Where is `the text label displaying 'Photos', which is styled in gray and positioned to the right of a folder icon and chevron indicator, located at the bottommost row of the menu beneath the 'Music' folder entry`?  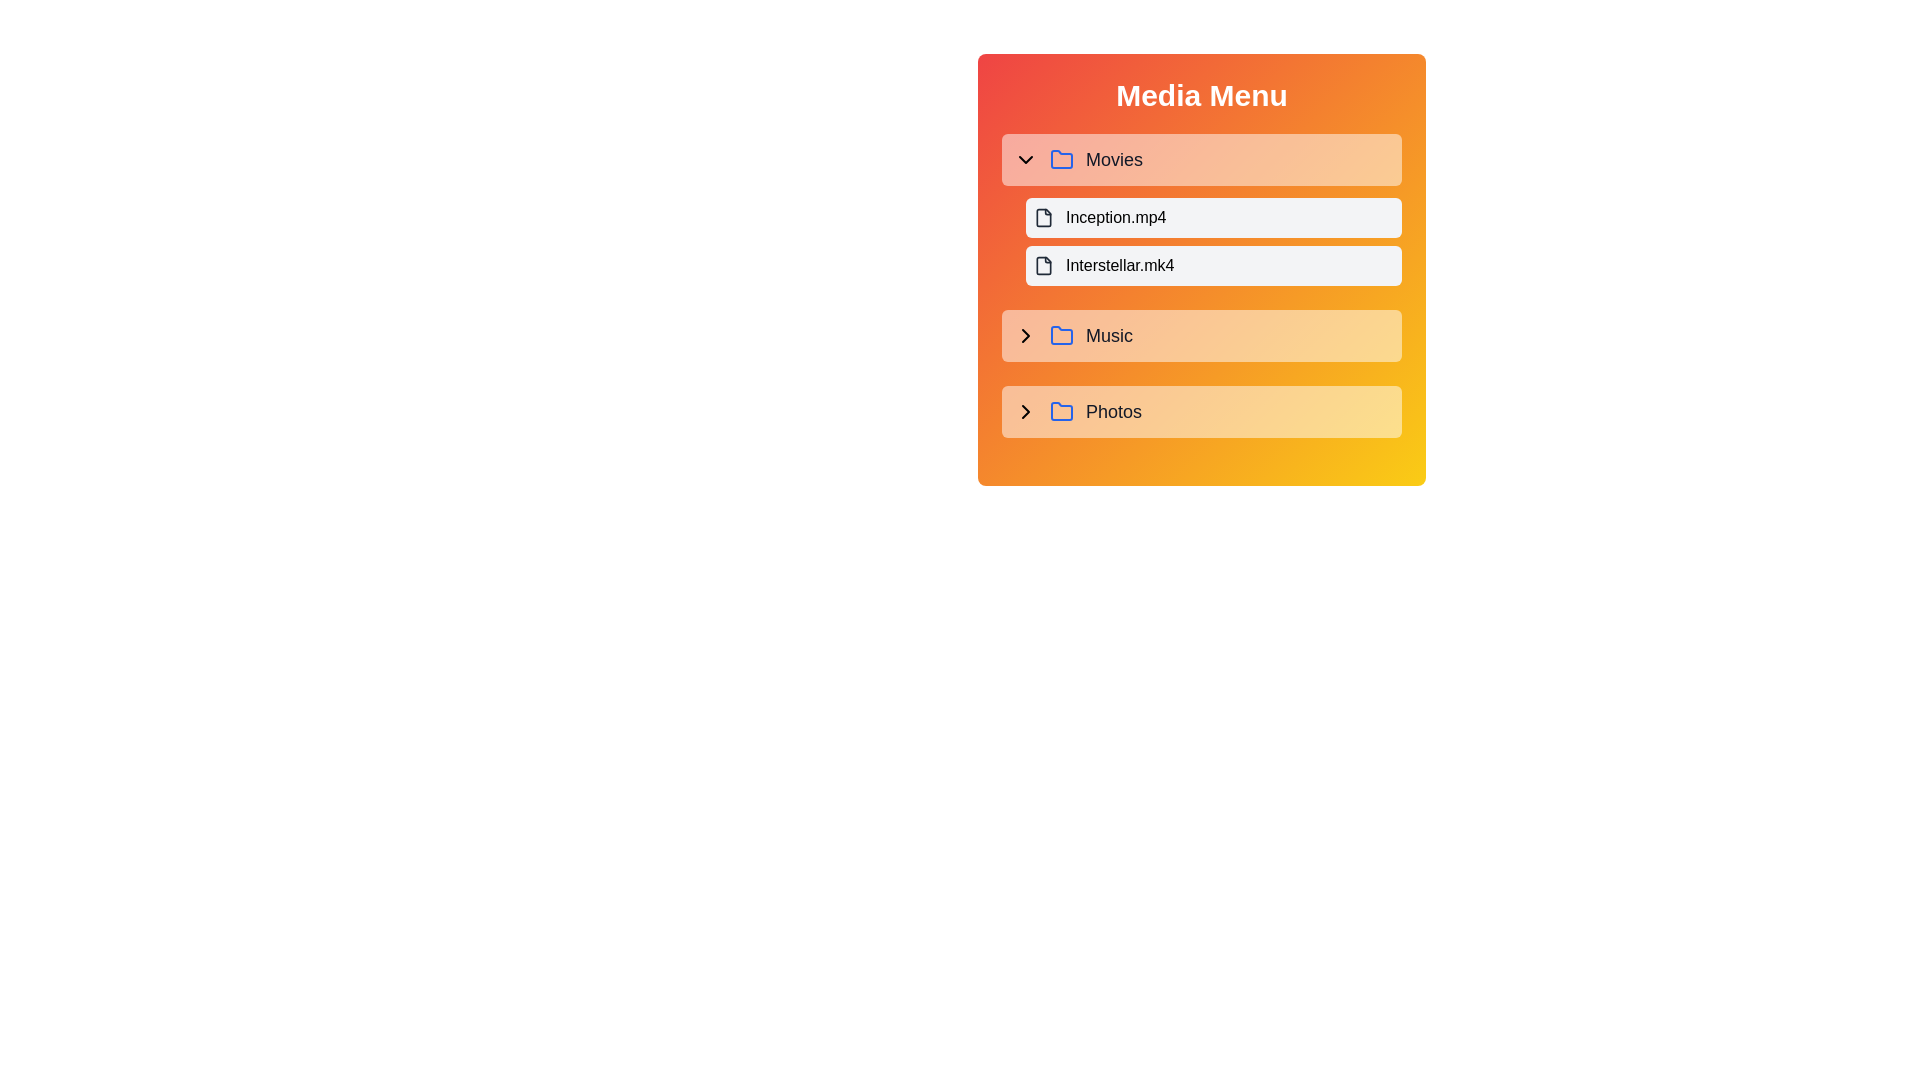
the text label displaying 'Photos', which is styled in gray and positioned to the right of a folder icon and chevron indicator, located at the bottommost row of the menu beneath the 'Music' folder entry is located at coordinates (1112, 411).